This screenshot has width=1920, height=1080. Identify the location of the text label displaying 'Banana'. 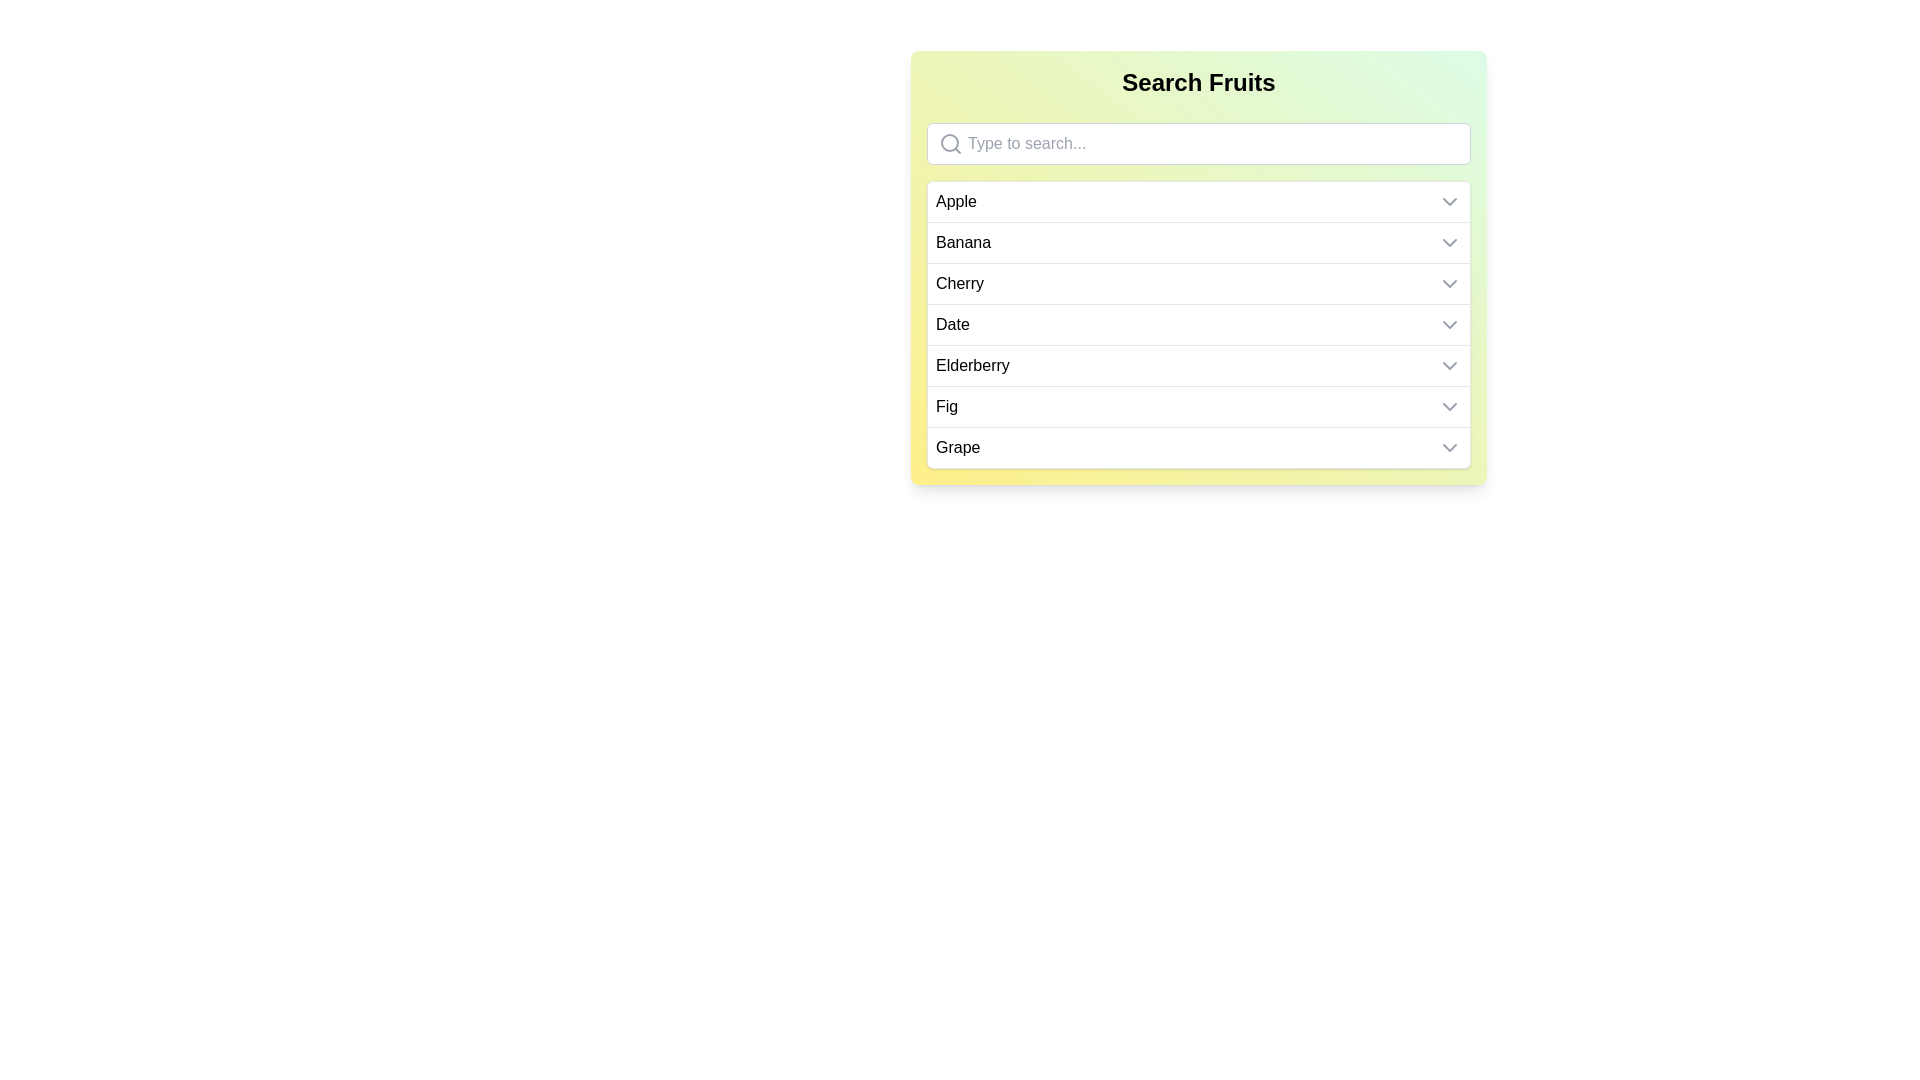
(963, 242).